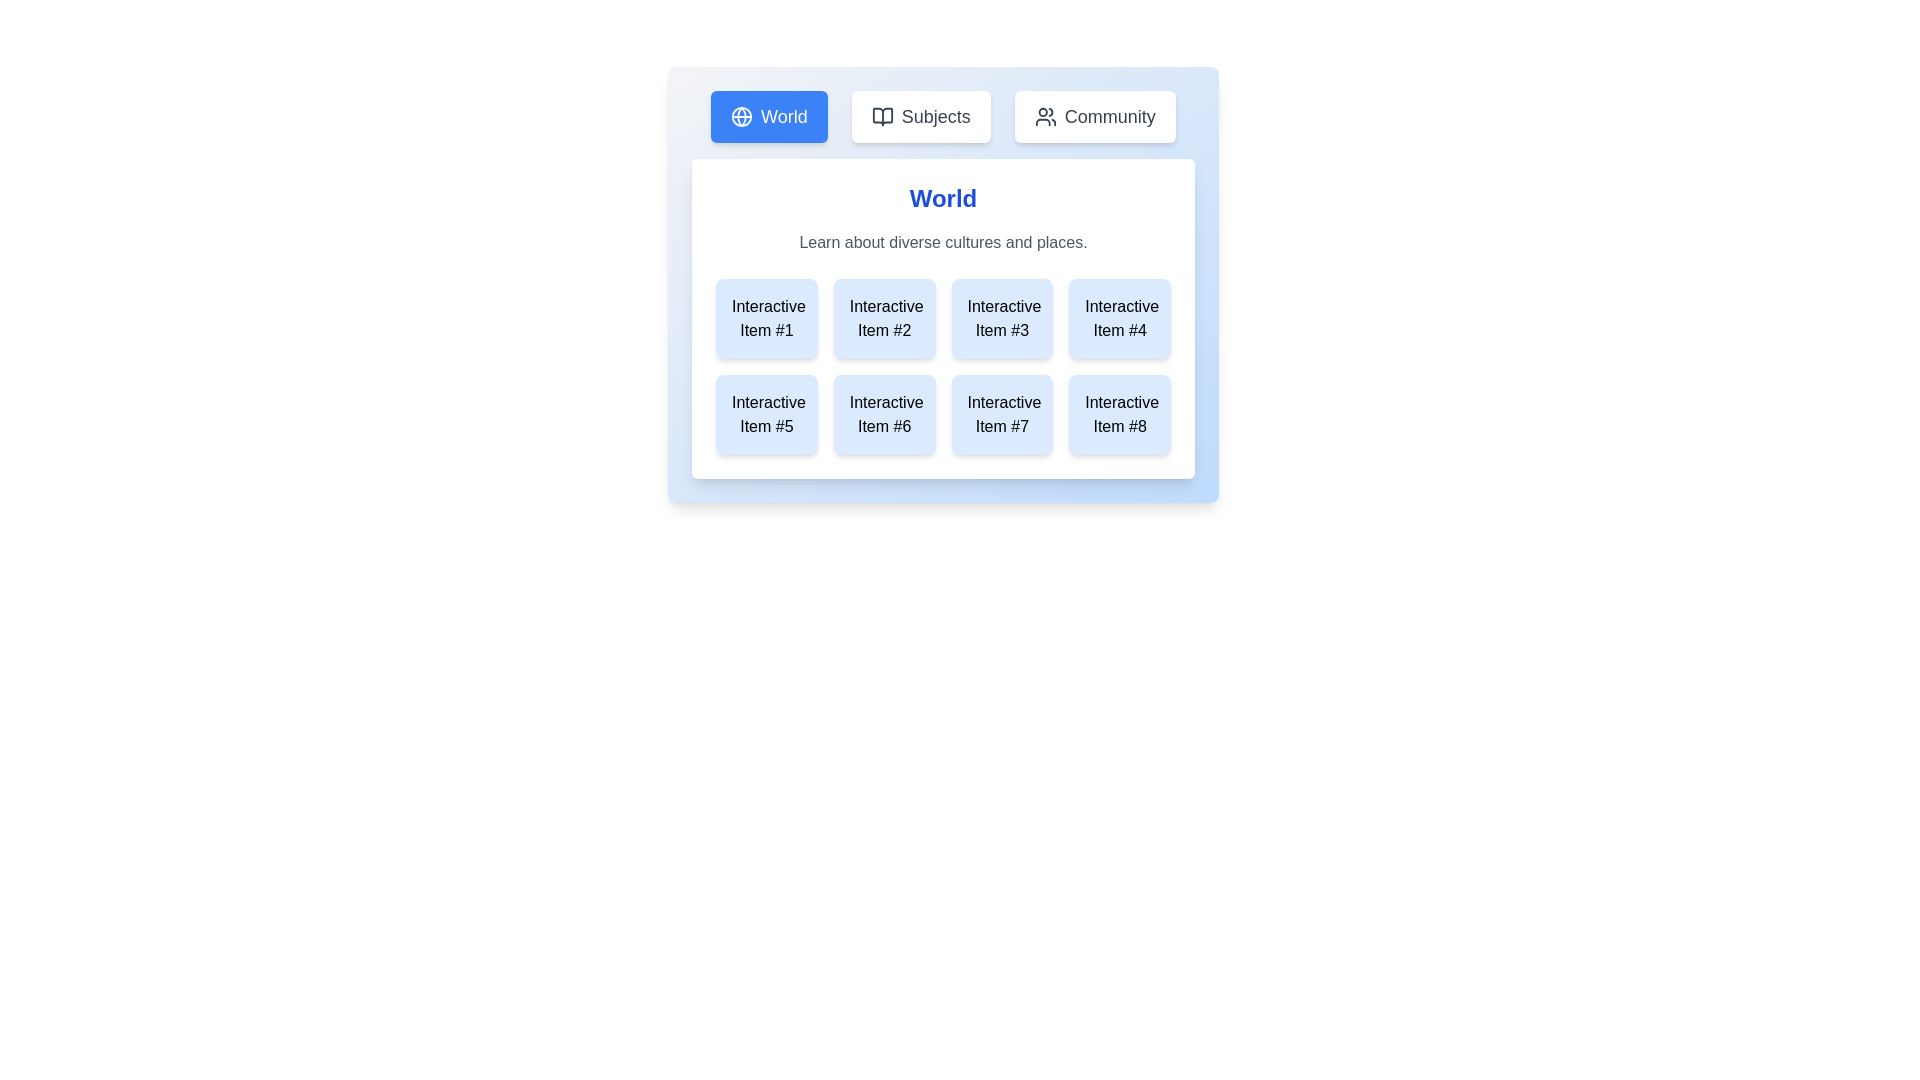 This screenshot has height=1080, width=1920. Describe the element at coordinates (920, 116) in the screenshot. I see `the Subjects tab to switch views` at that location.